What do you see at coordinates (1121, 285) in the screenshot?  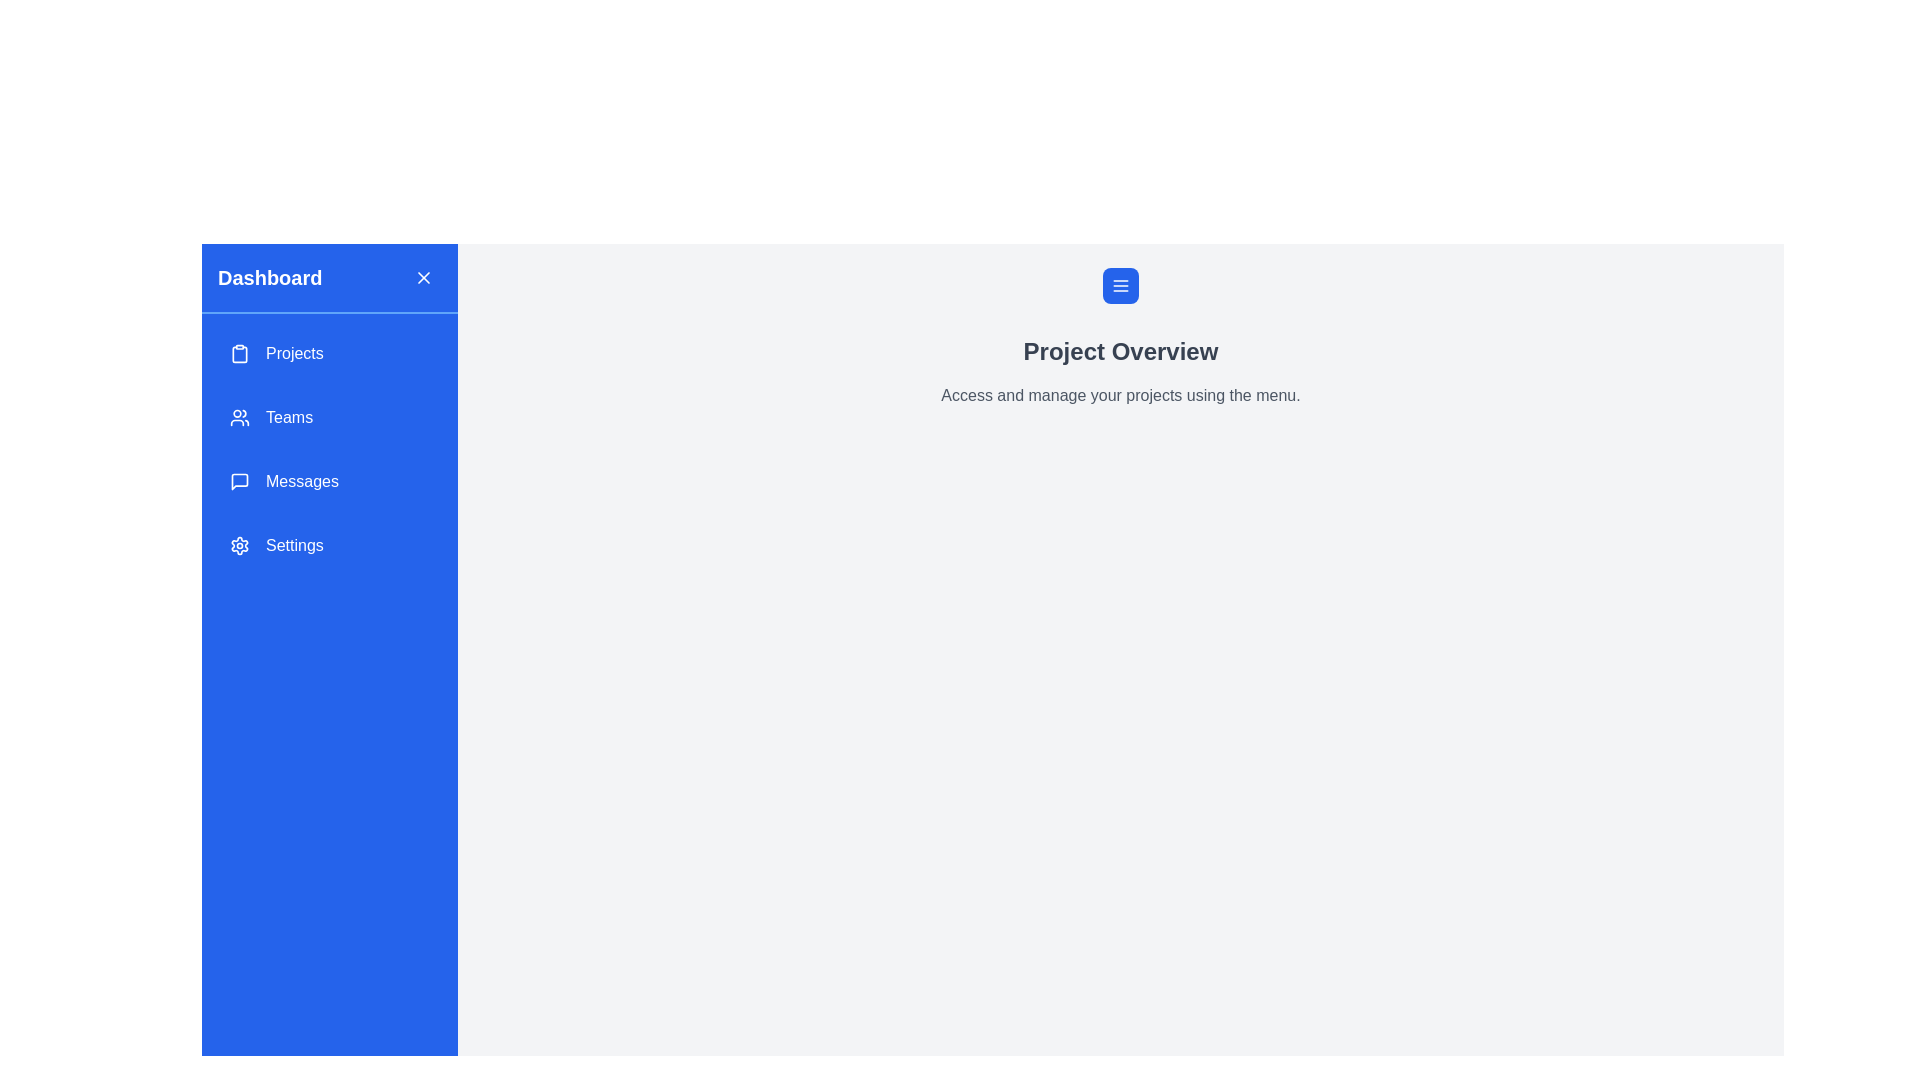 I see `the square-shaped button with a blue background and white horizontal lines, located in the top-central portion of the interface` at bounding box center [1121, 285].